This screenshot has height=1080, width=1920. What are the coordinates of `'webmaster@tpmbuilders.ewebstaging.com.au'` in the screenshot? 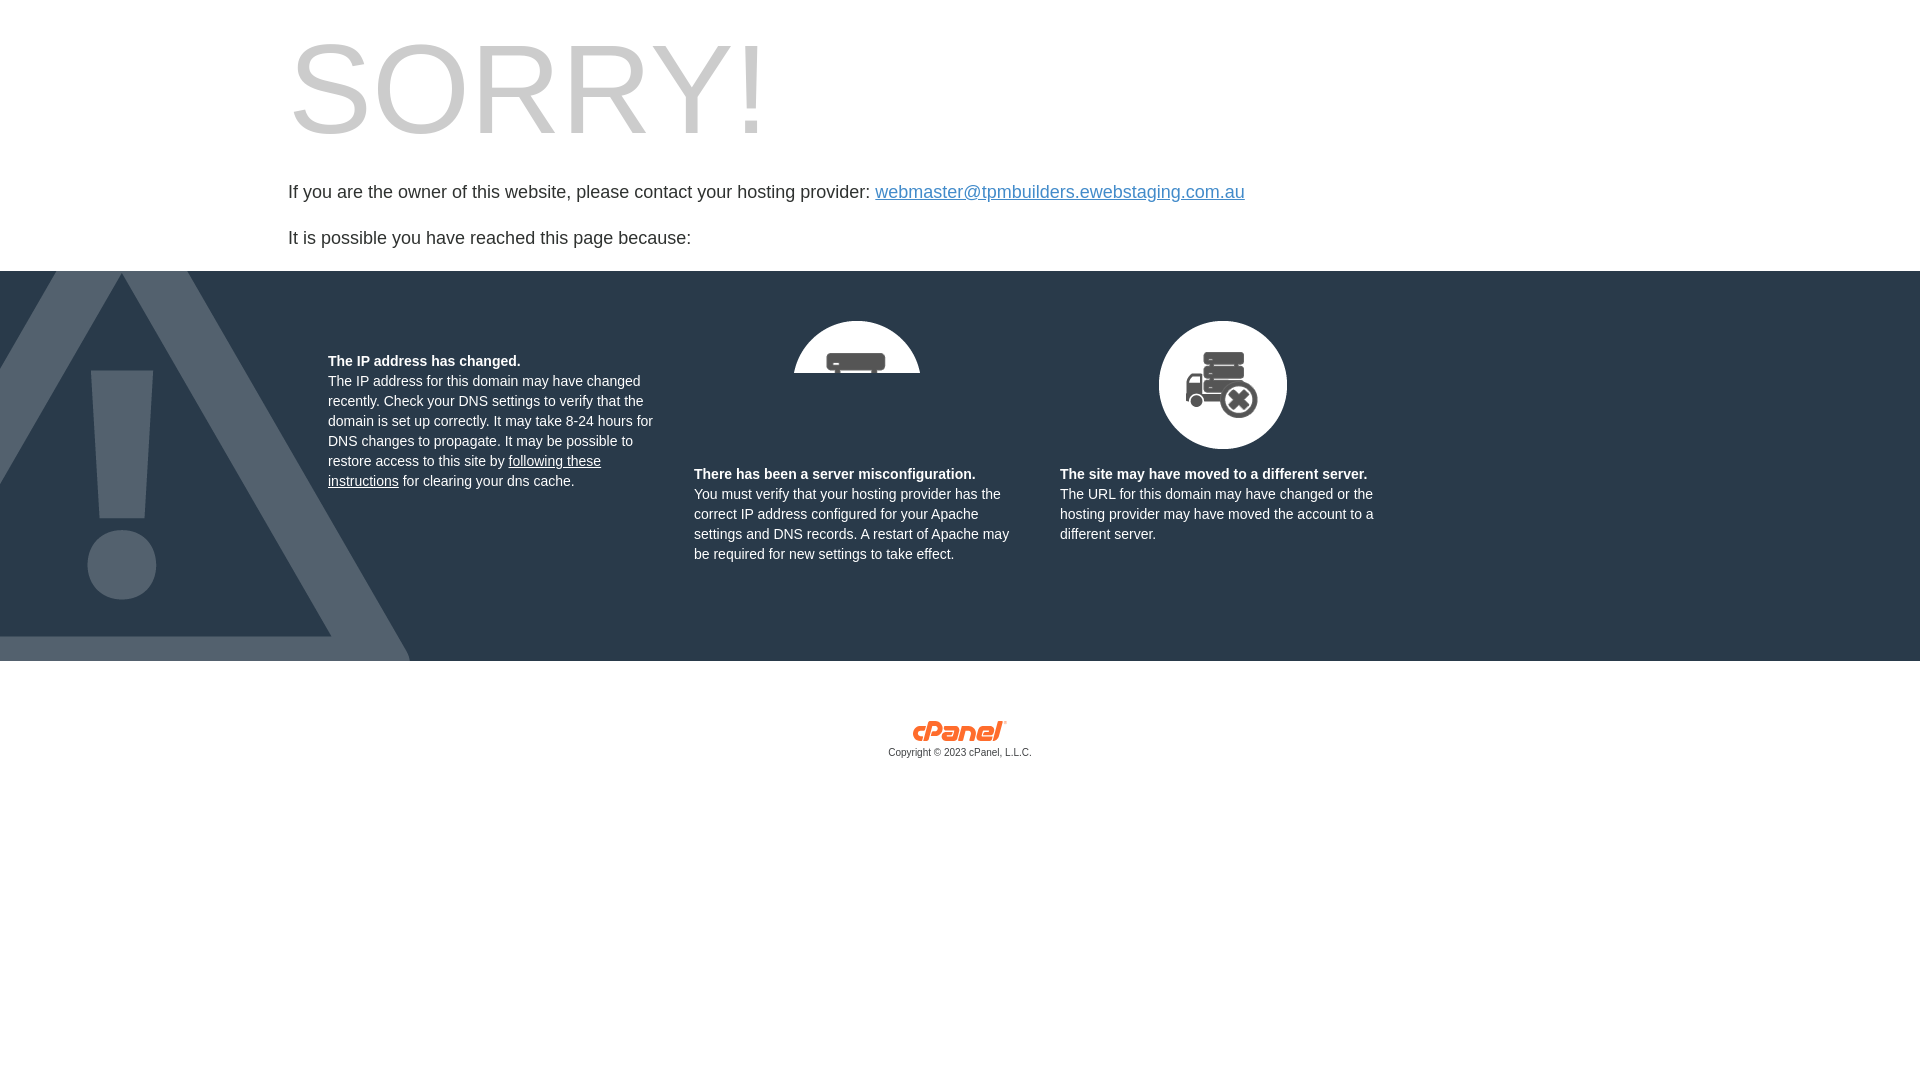 It's located at (1058, 192).